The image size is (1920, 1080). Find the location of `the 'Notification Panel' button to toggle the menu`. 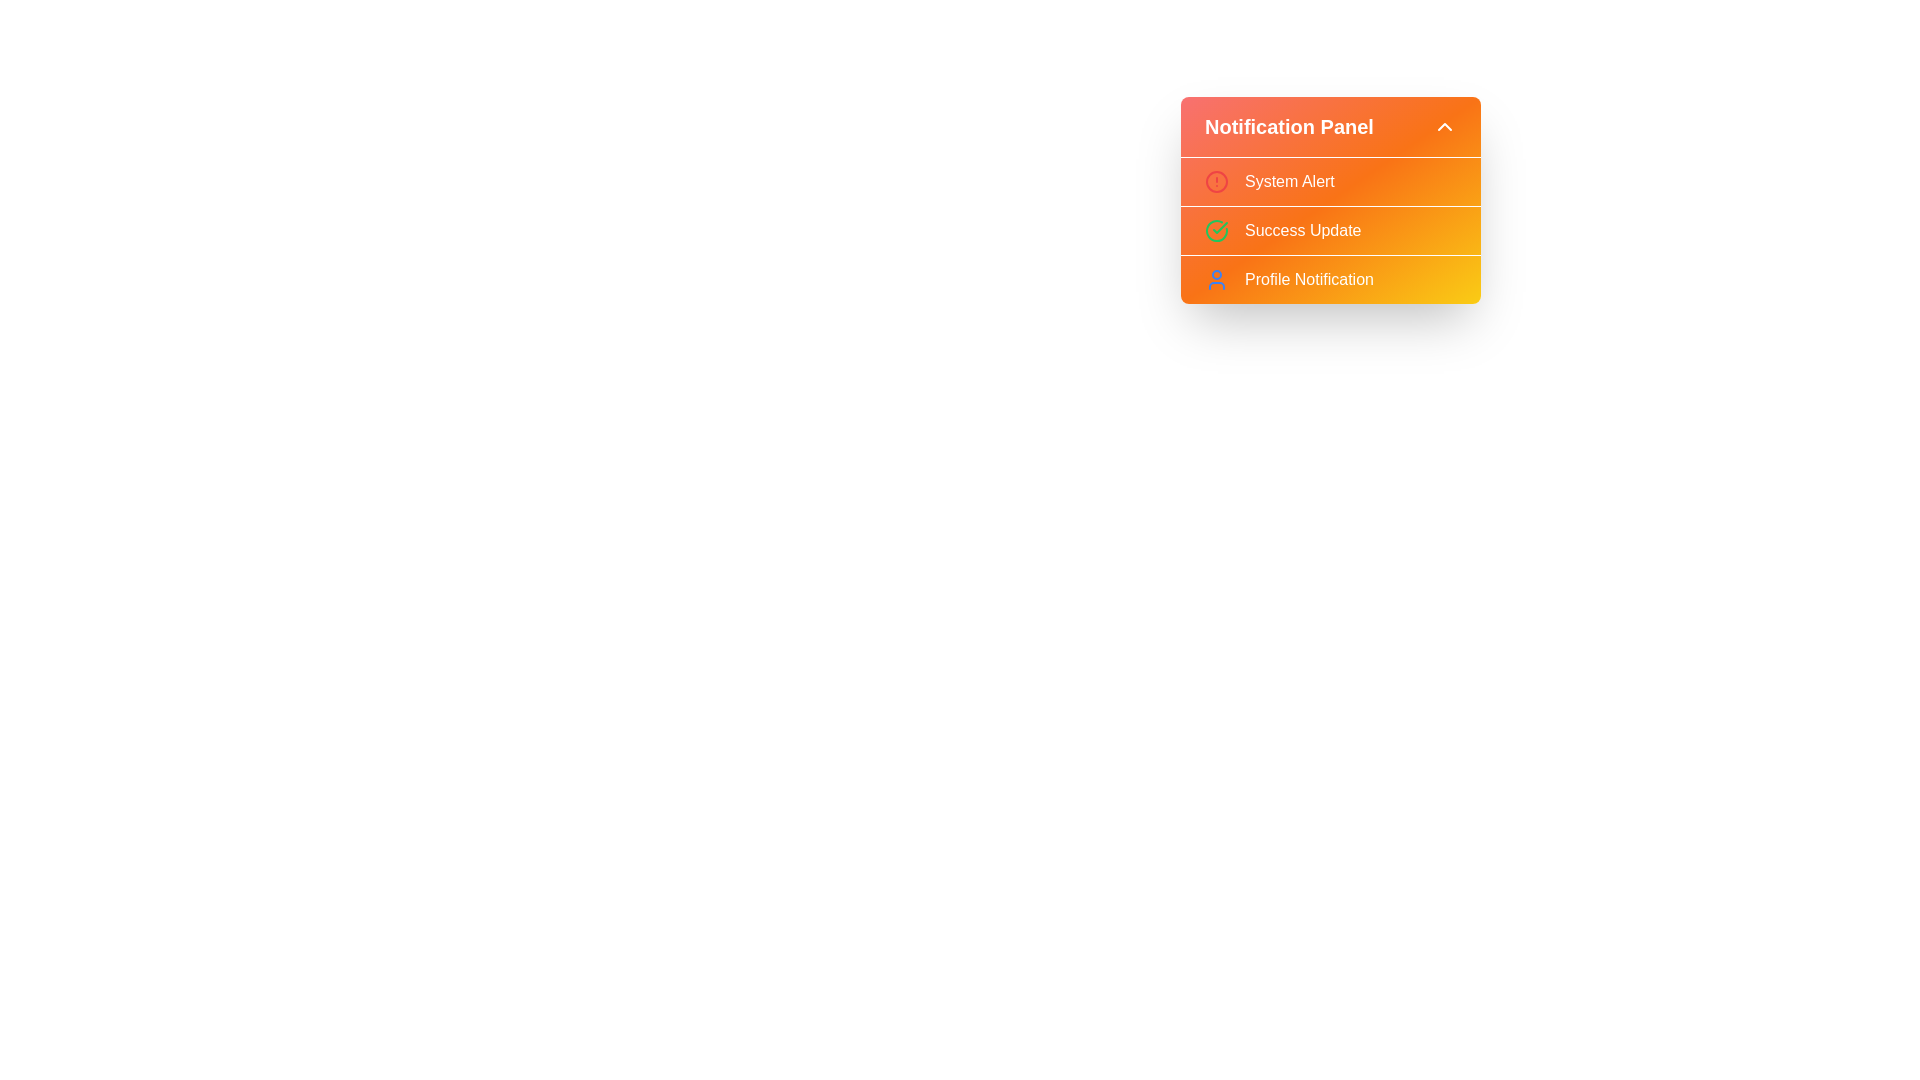

the 'Notification Panel' button to toggle the menu is located at coordinates (1330, 127).